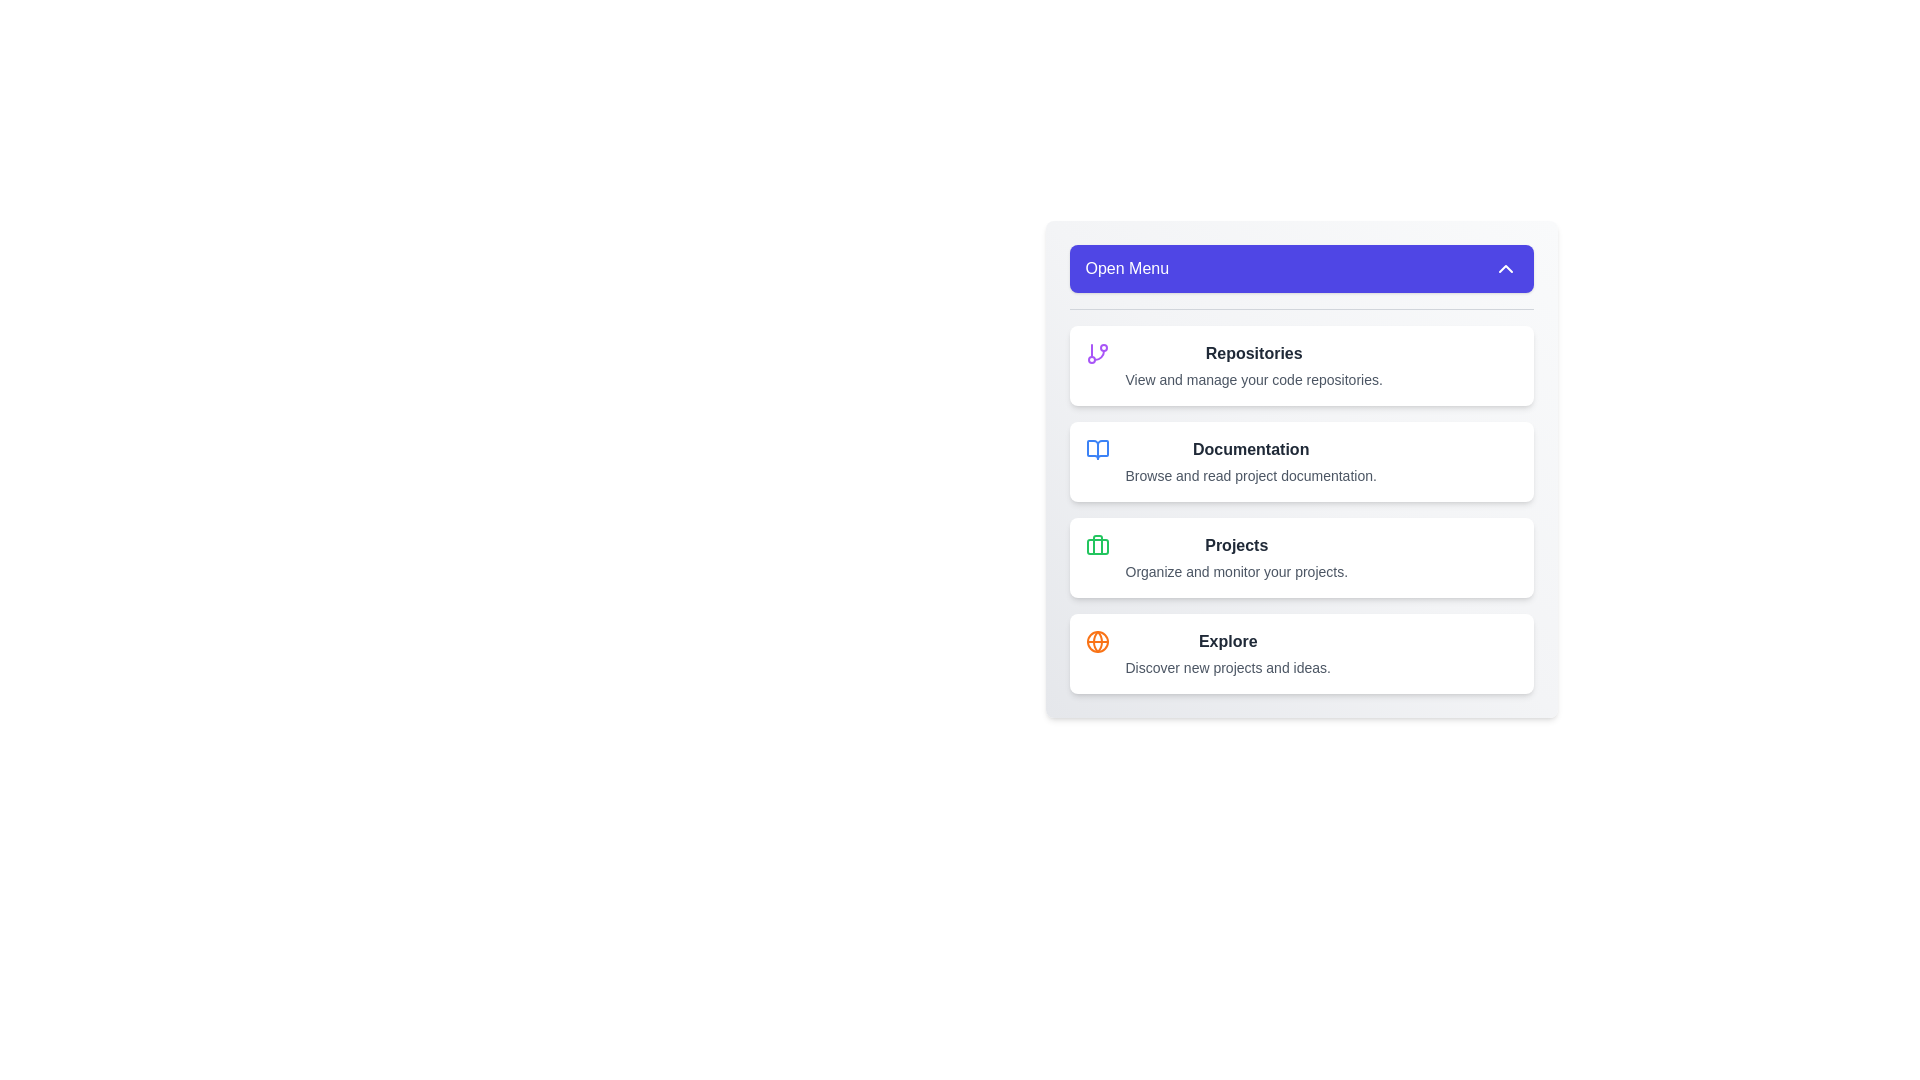 The image size is (1920, 1080). I want to click on the title text element located in the bottommost box of the menu section, which precedes the descriptive text 'Discover new projects and ideas.', so click(1227, 641).